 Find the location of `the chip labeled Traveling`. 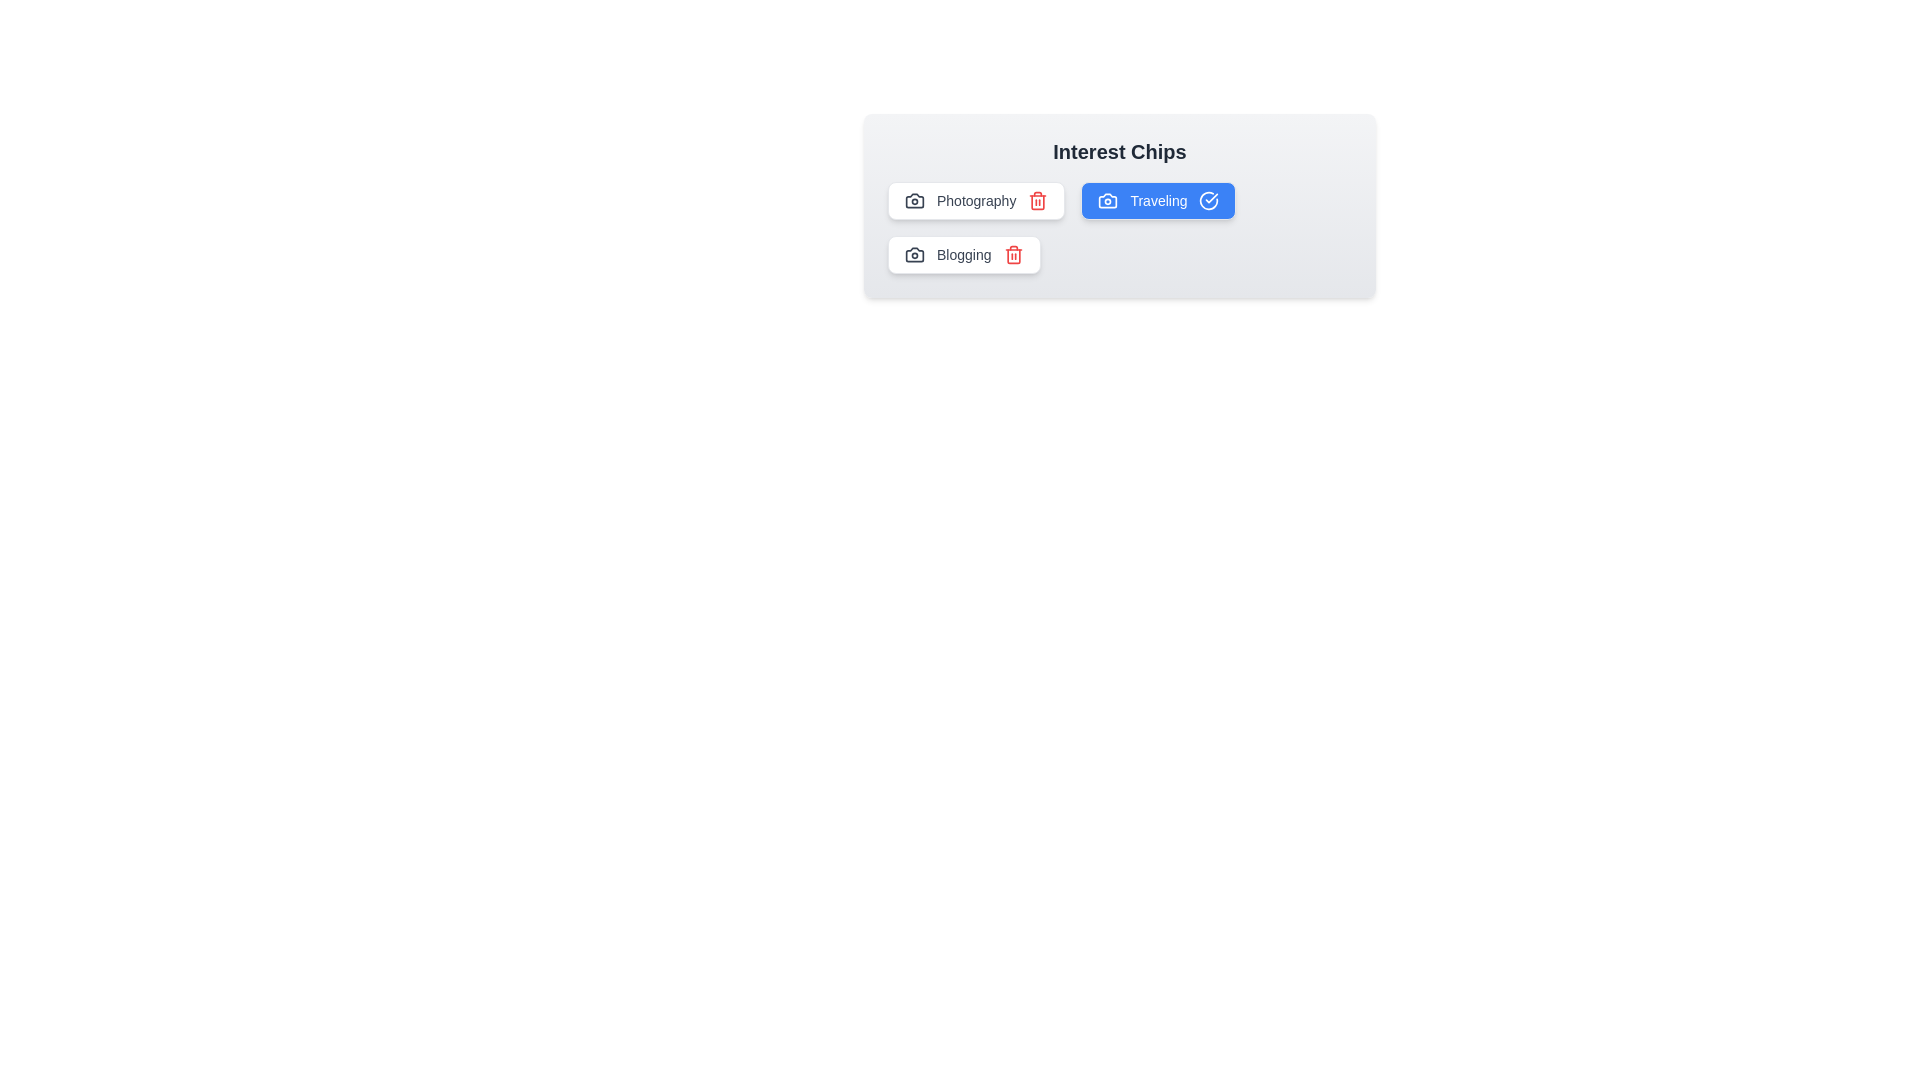

the chip labeled Traveling is located at coordinates (1157, 200).